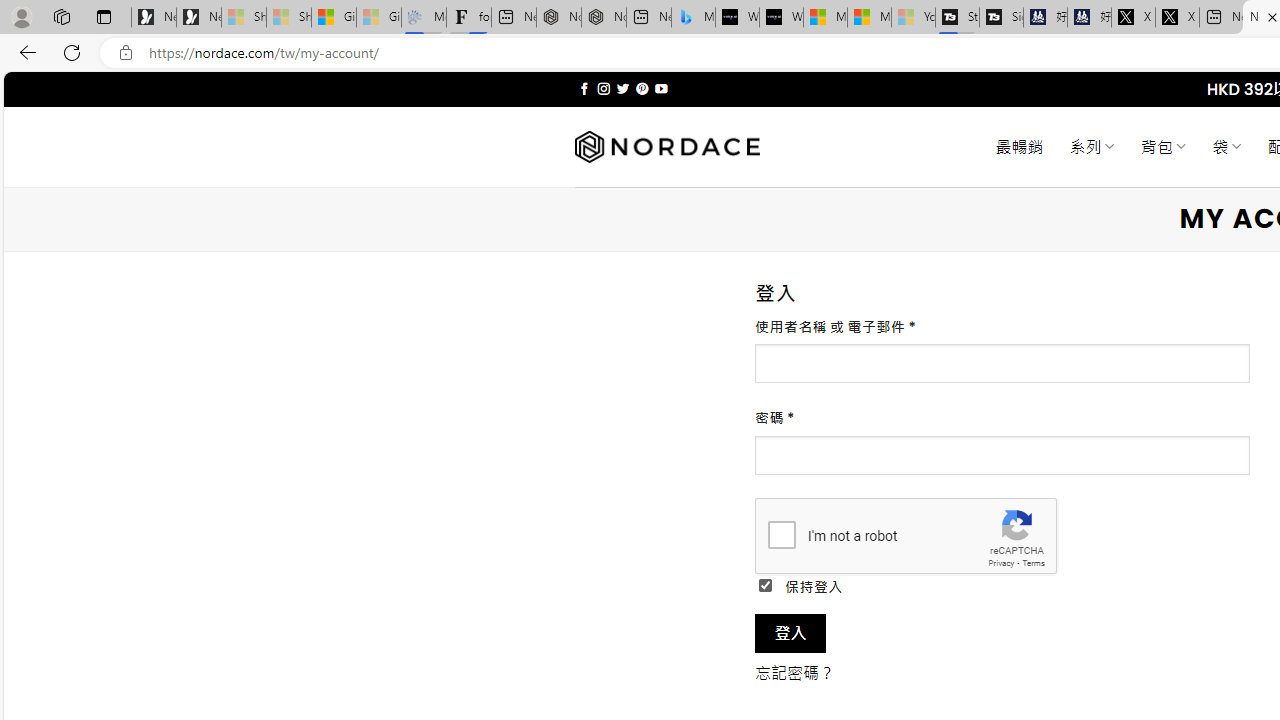  Describe the element at coordinates (603, 17) in the screenshot. I see `'Nordace - #1 Japanese Best-Seller - Siena Smart Backpack'` at that location.